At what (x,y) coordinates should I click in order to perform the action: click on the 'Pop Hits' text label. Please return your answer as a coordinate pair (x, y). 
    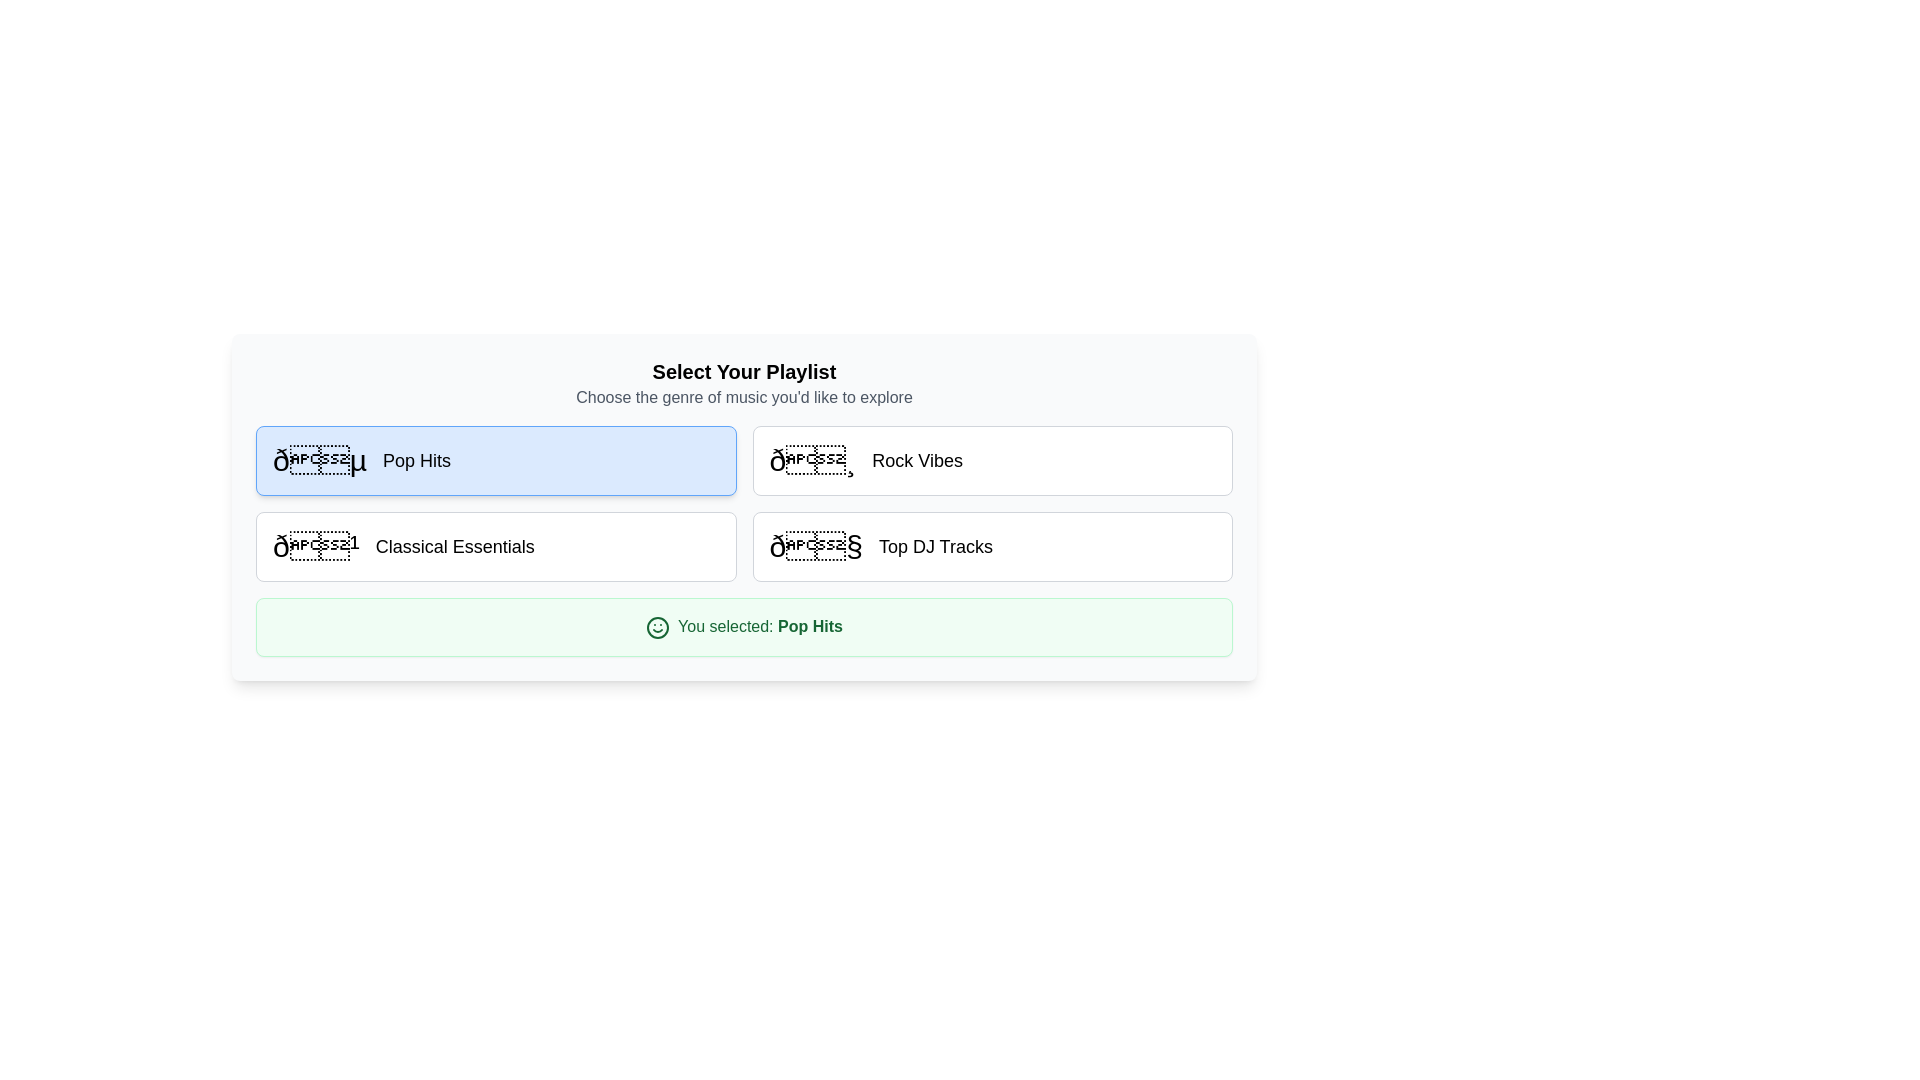
    Looking at the image, I should click on (416, 461).